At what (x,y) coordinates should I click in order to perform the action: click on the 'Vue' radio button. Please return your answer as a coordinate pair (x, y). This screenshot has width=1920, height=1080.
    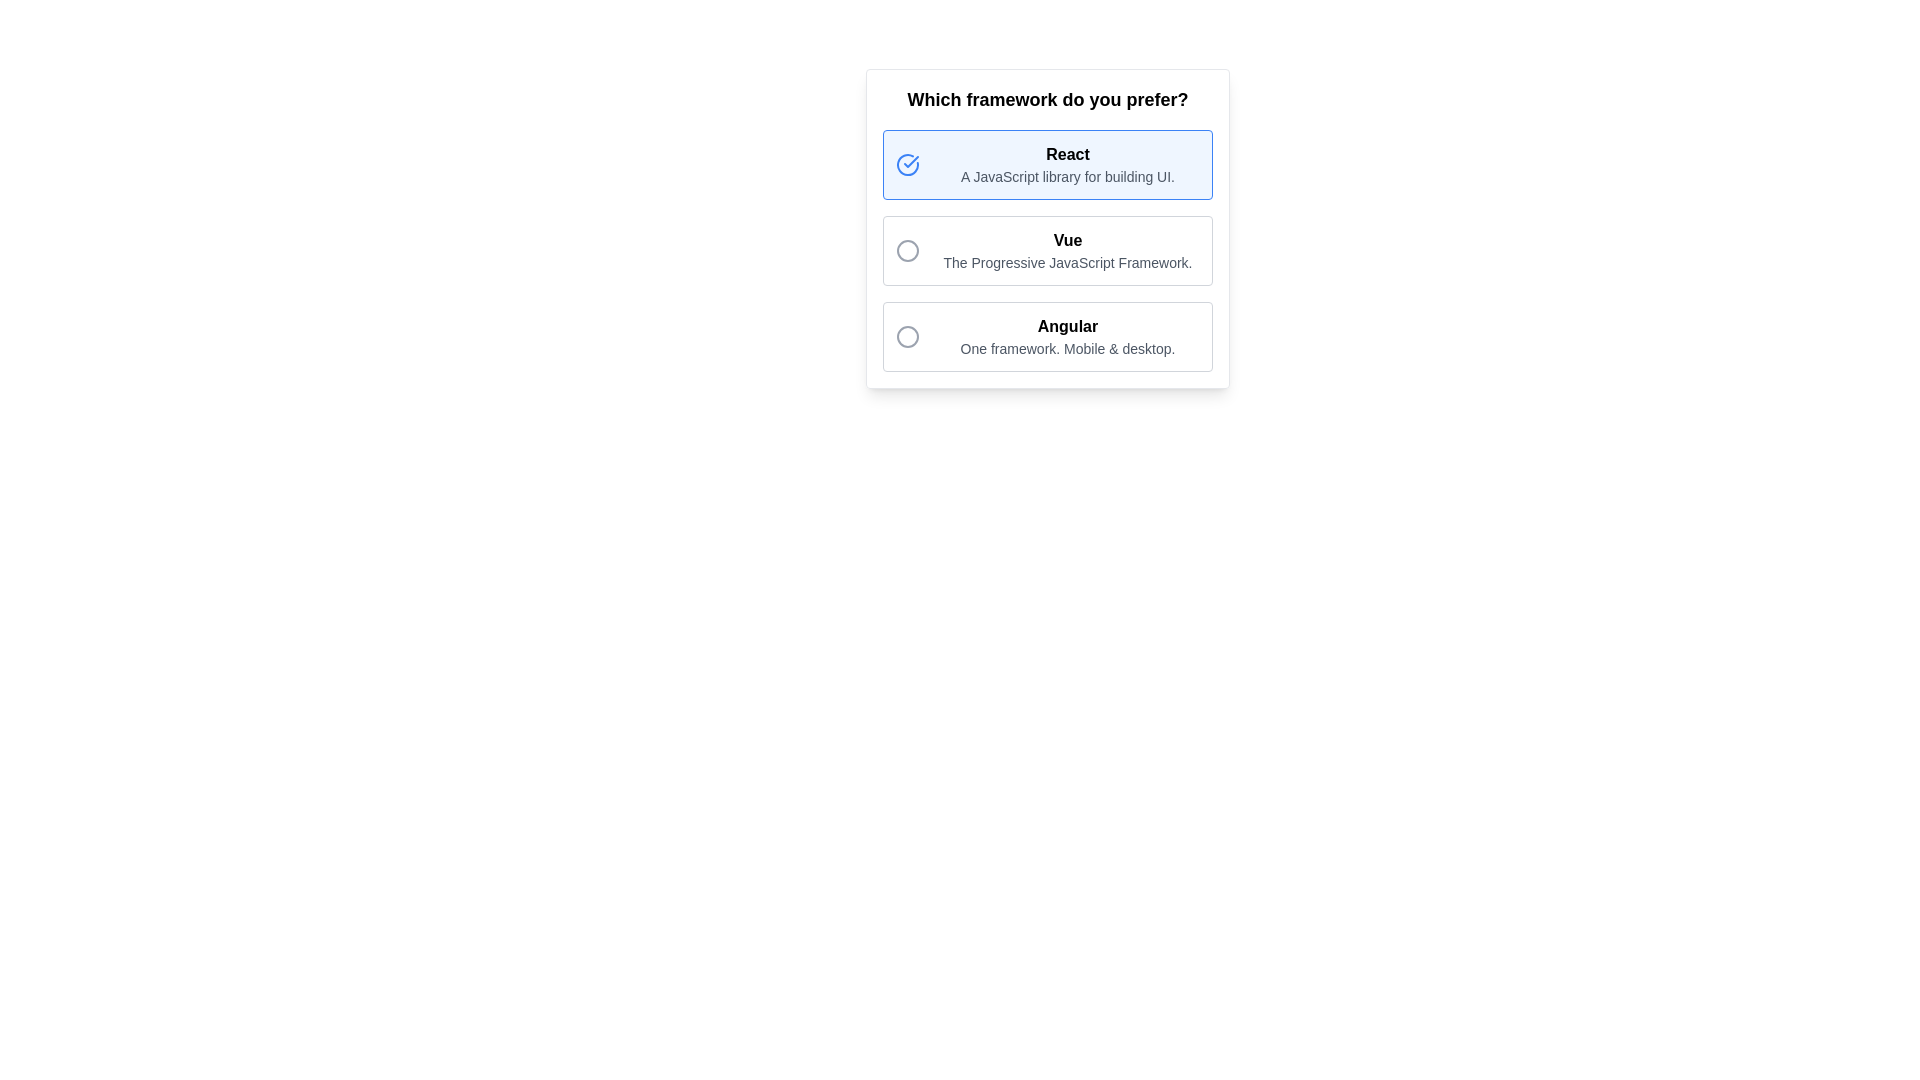
    Looking at the image, I should click on (1046, 249).